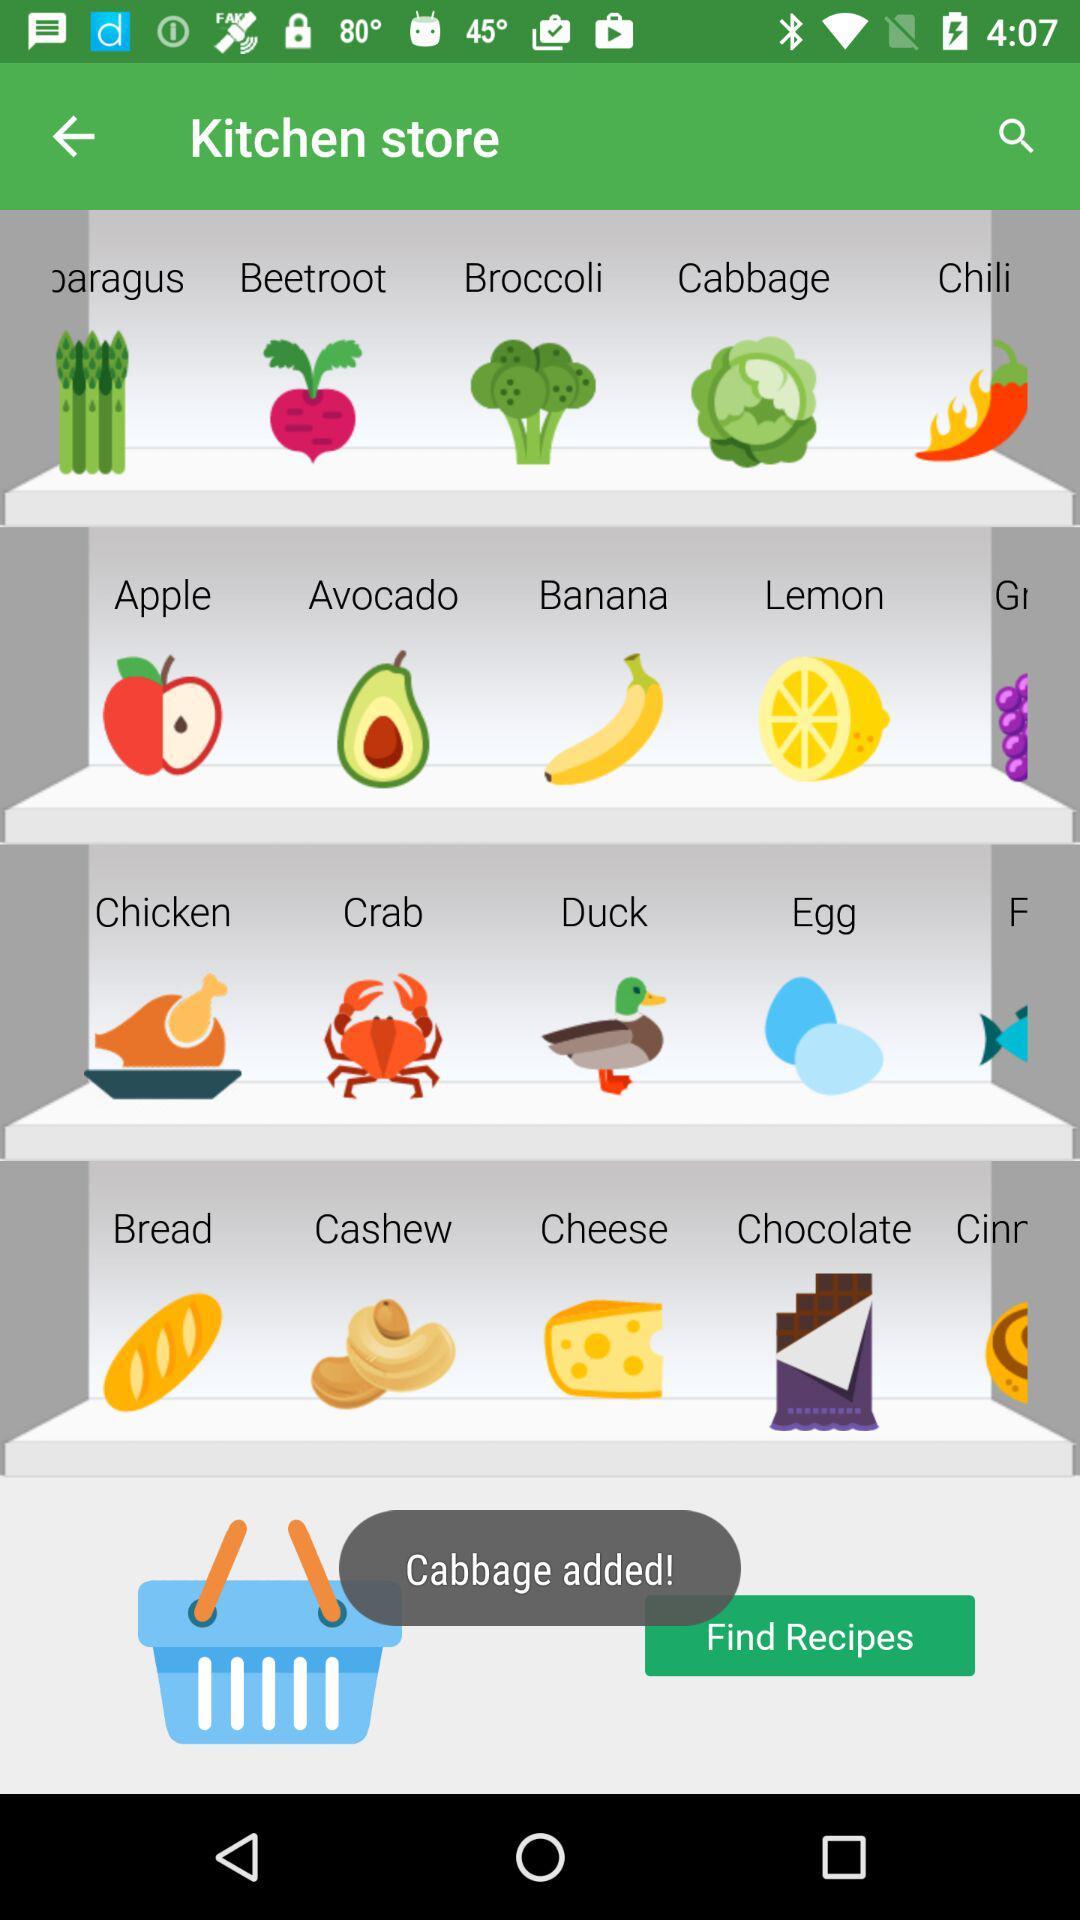  I want to click on the bread image, so click(161, 1365).